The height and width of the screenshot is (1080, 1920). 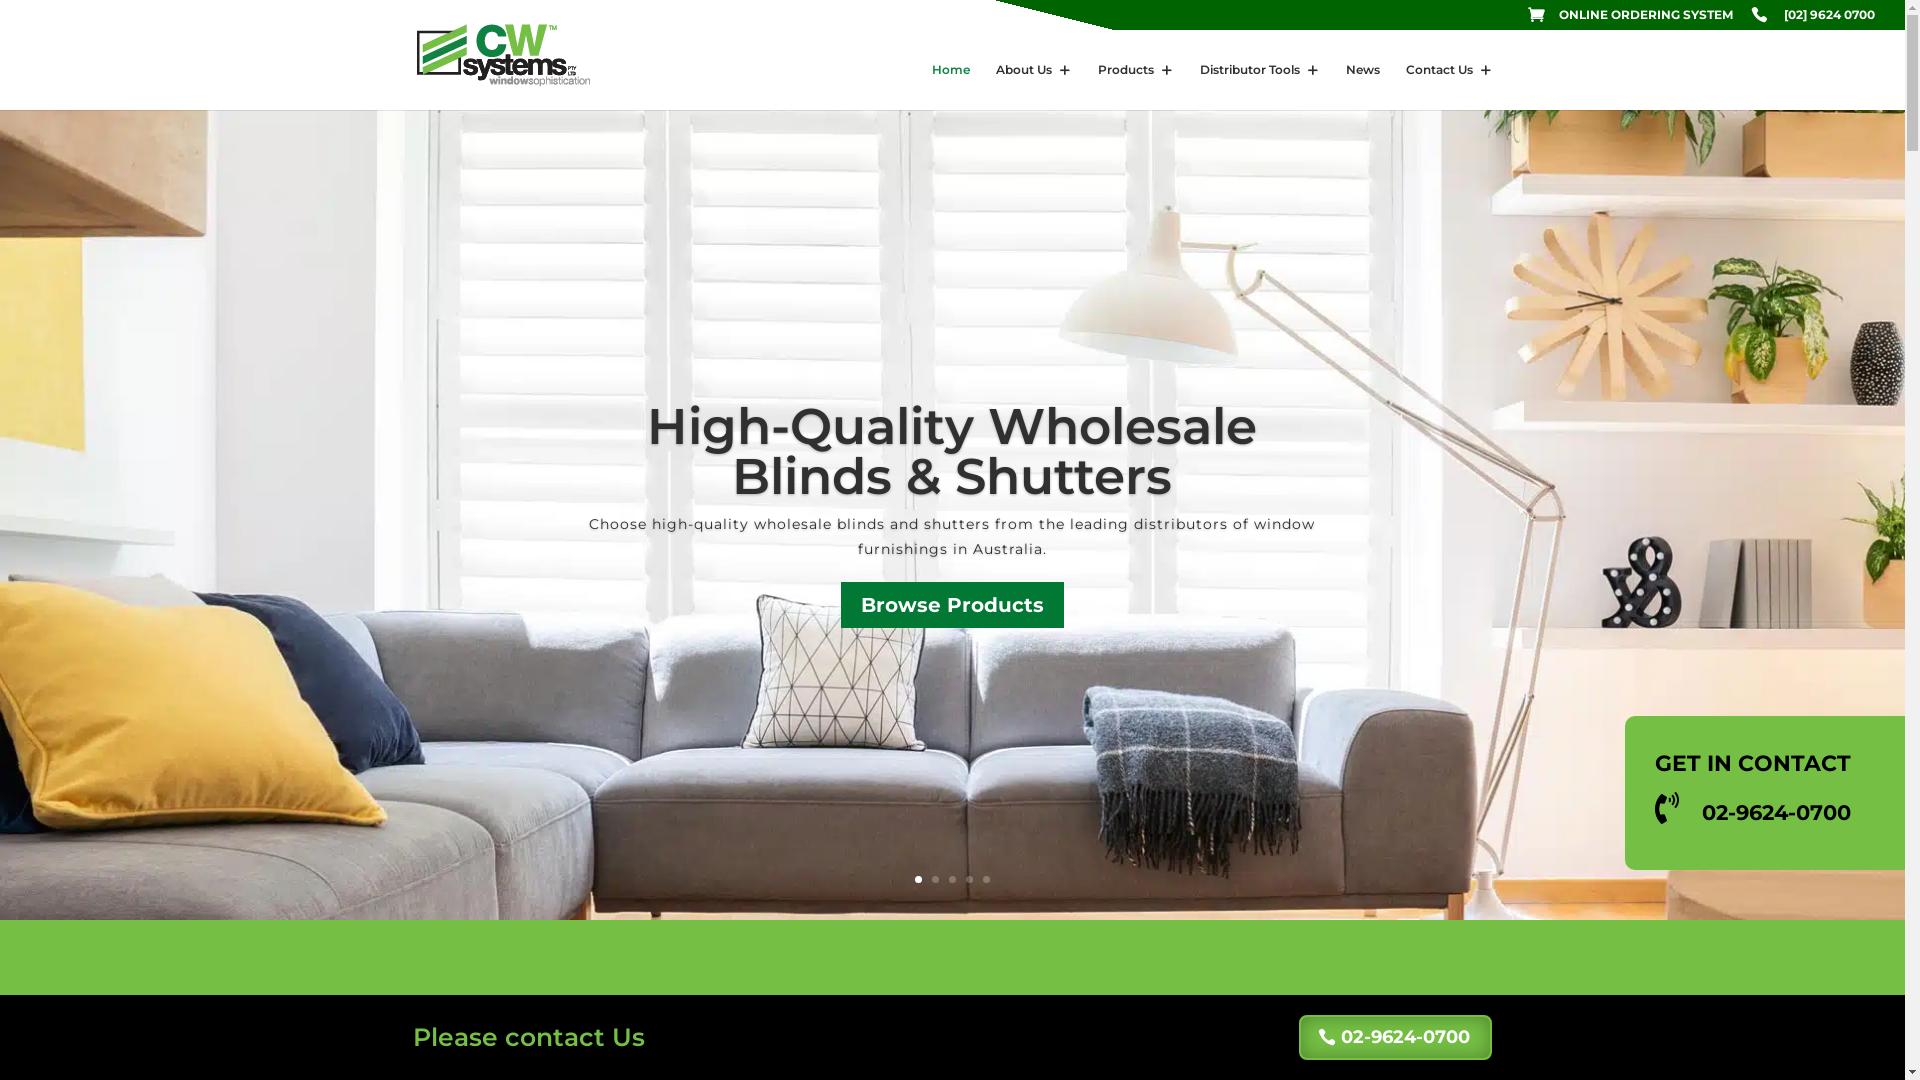 I want to click on 'Browse Products', so click(x=840, y=604).